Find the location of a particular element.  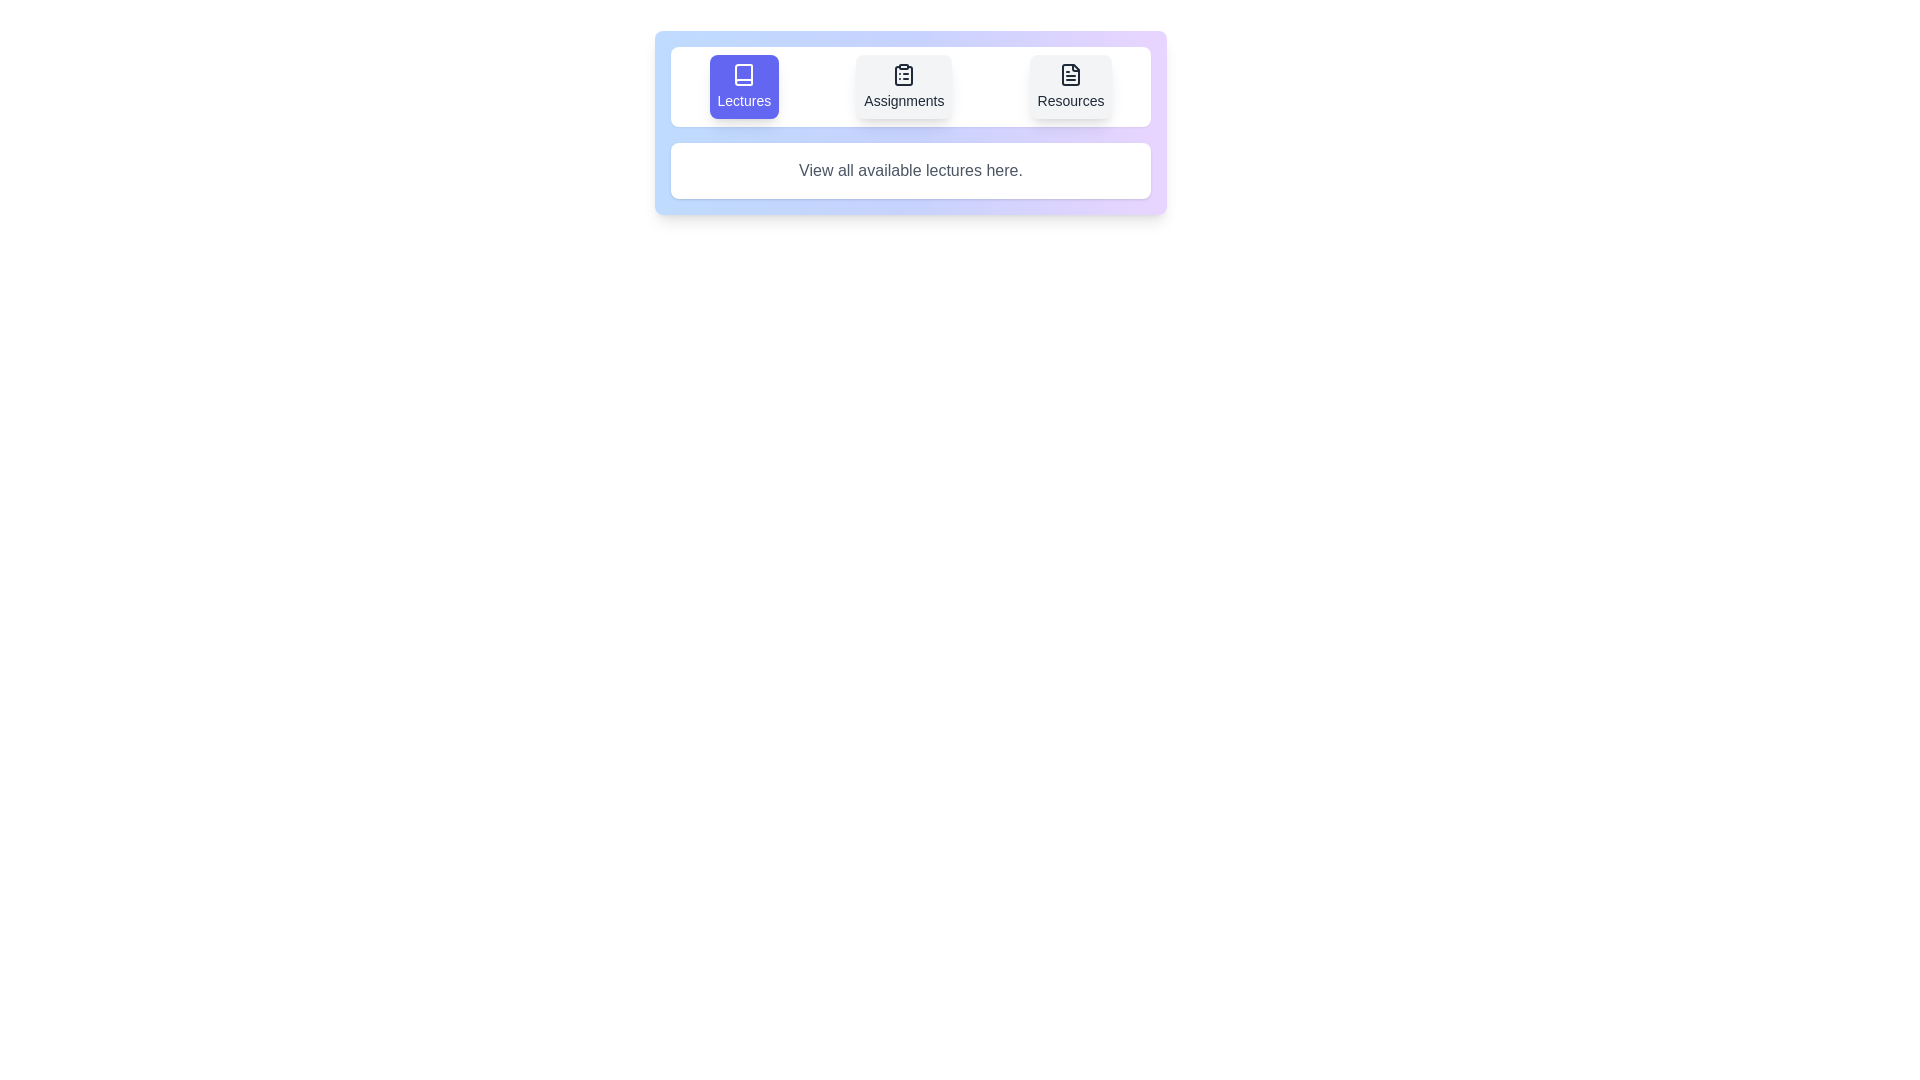

the Assignments tab to trigger its hover effect is located at coordinates (903, 86).